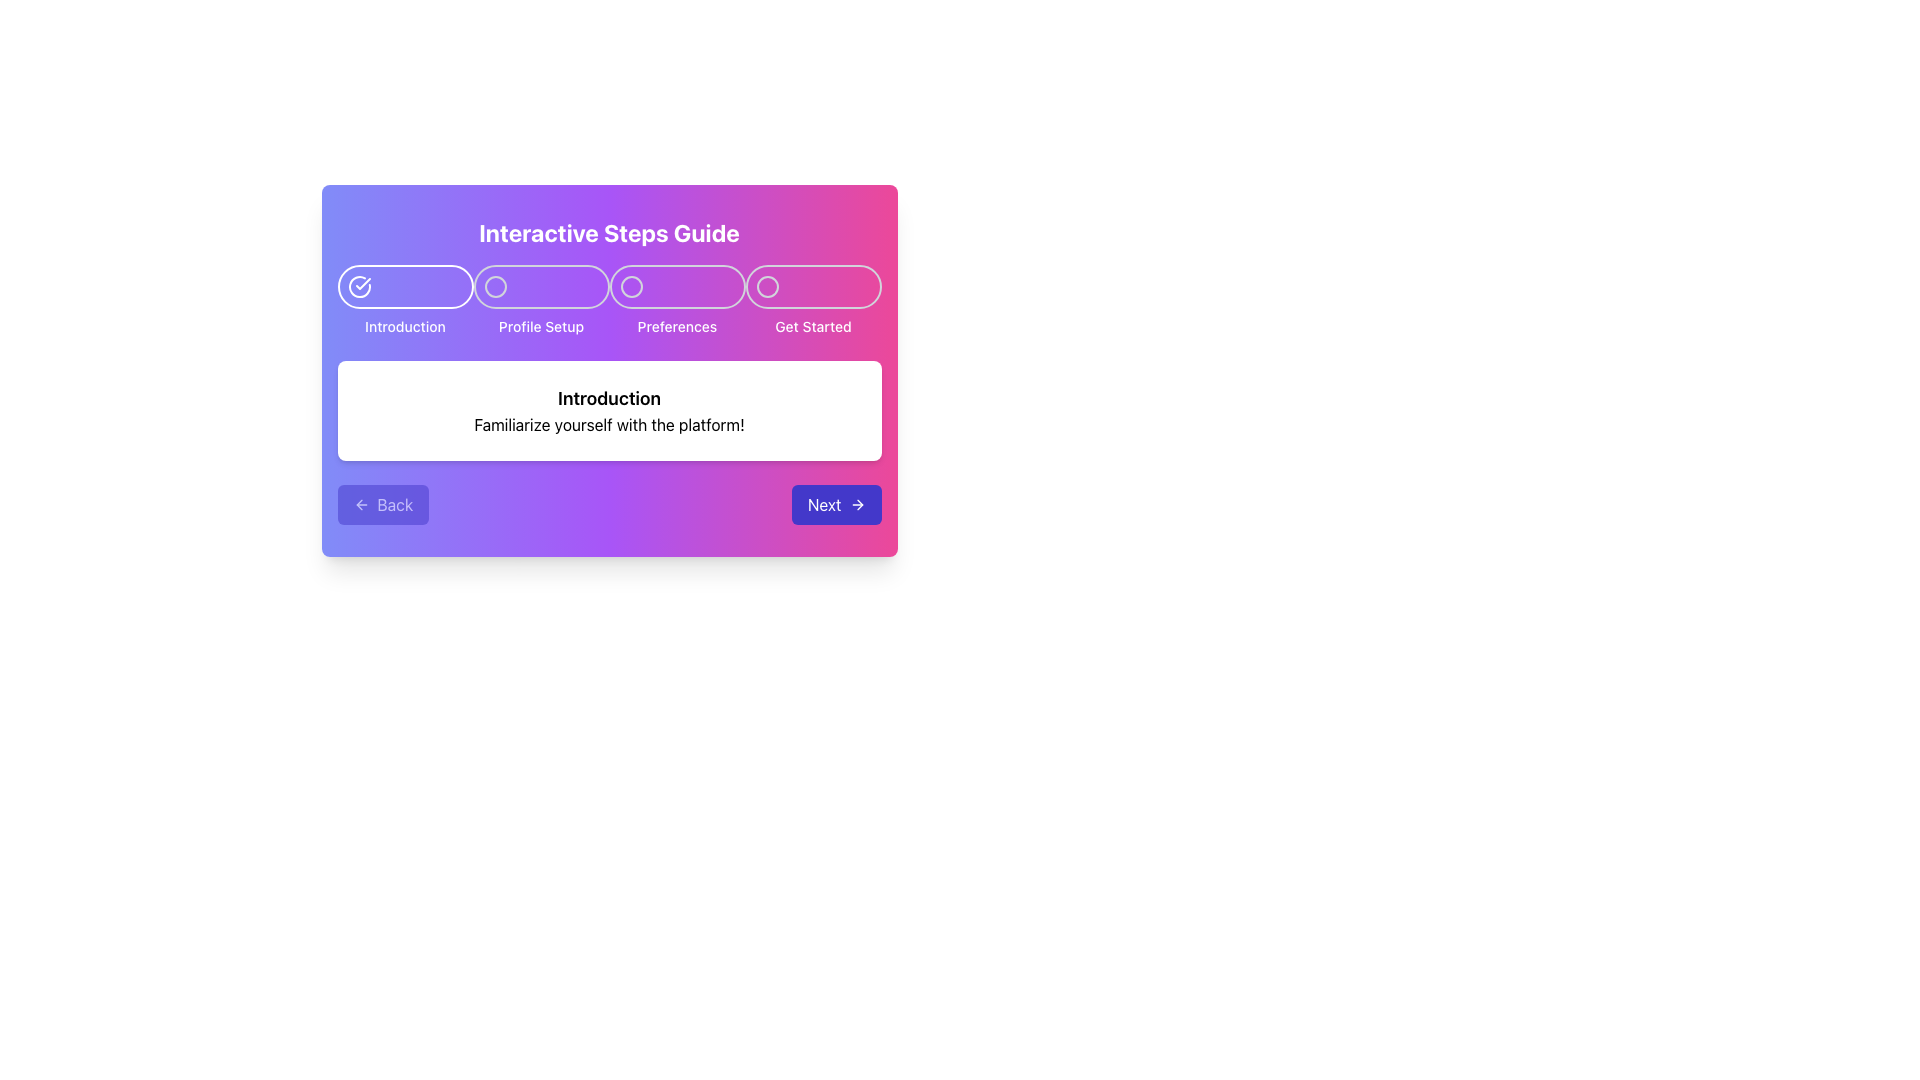  Describe the element at coordinates (630, 286) in the screenshot. I see `the third circular navigation indicator labeled 'Preferences'` at that location.